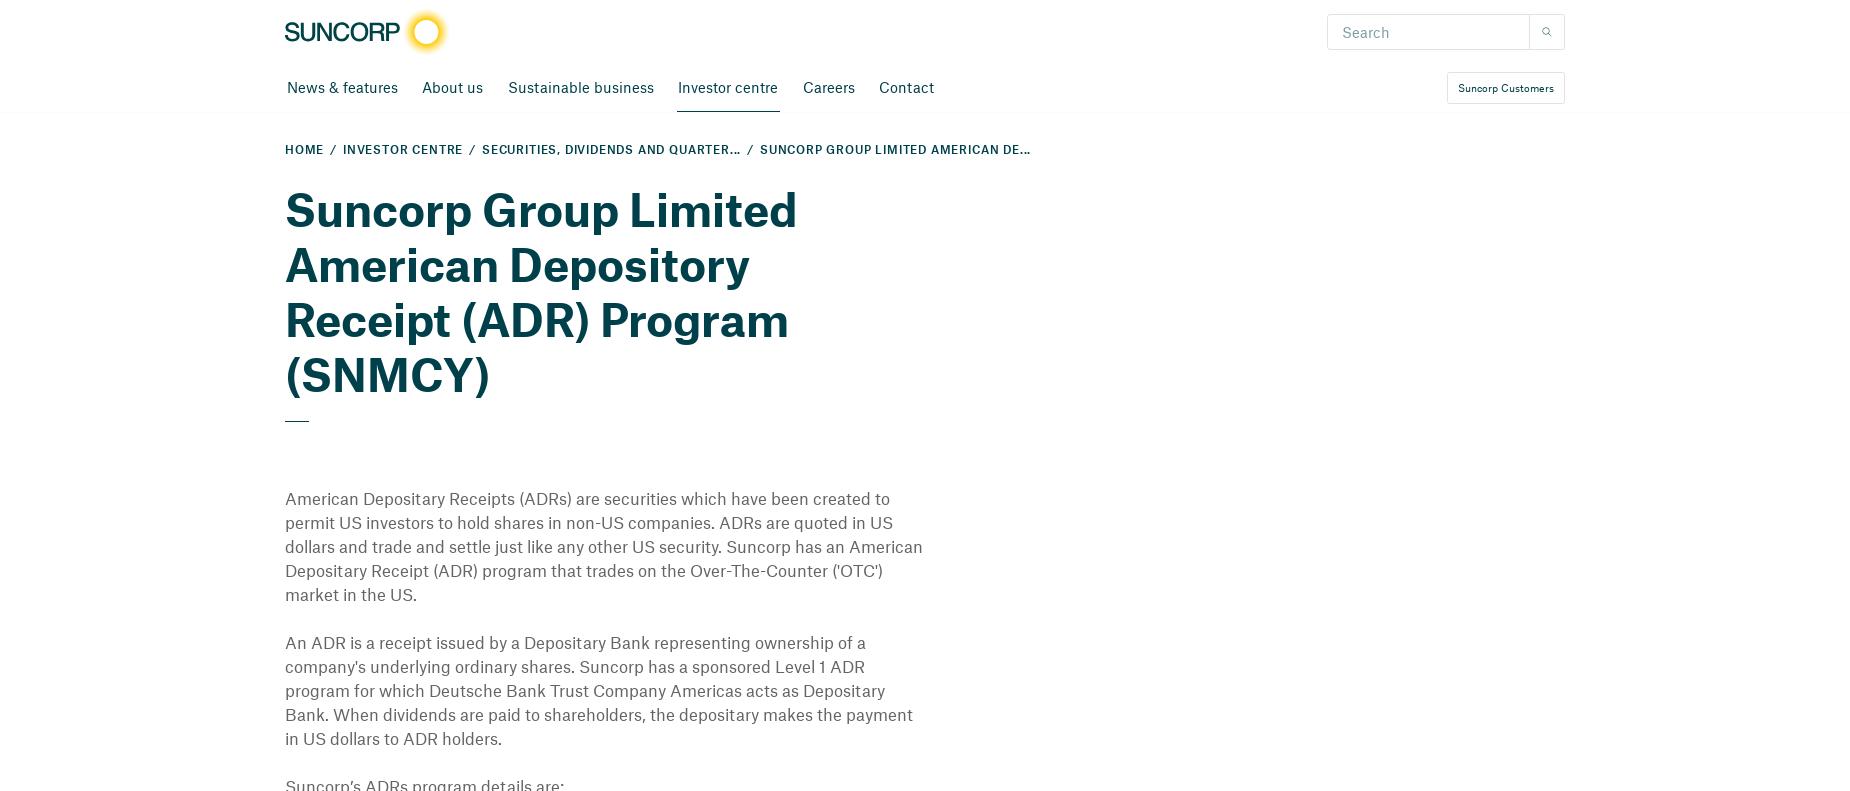  I want to click on 'American Depositary Receipts (ADRs) are securities which have been created to permit US investors to hold shares in non-US companies. ADRs are quoted in US dollars and trade and settle just like any other US security. Suncorp has an American Depositary Receipt (ADR) program that trades on the Over-The-Counter ('OTC') market in the US.', so click(604, 546).